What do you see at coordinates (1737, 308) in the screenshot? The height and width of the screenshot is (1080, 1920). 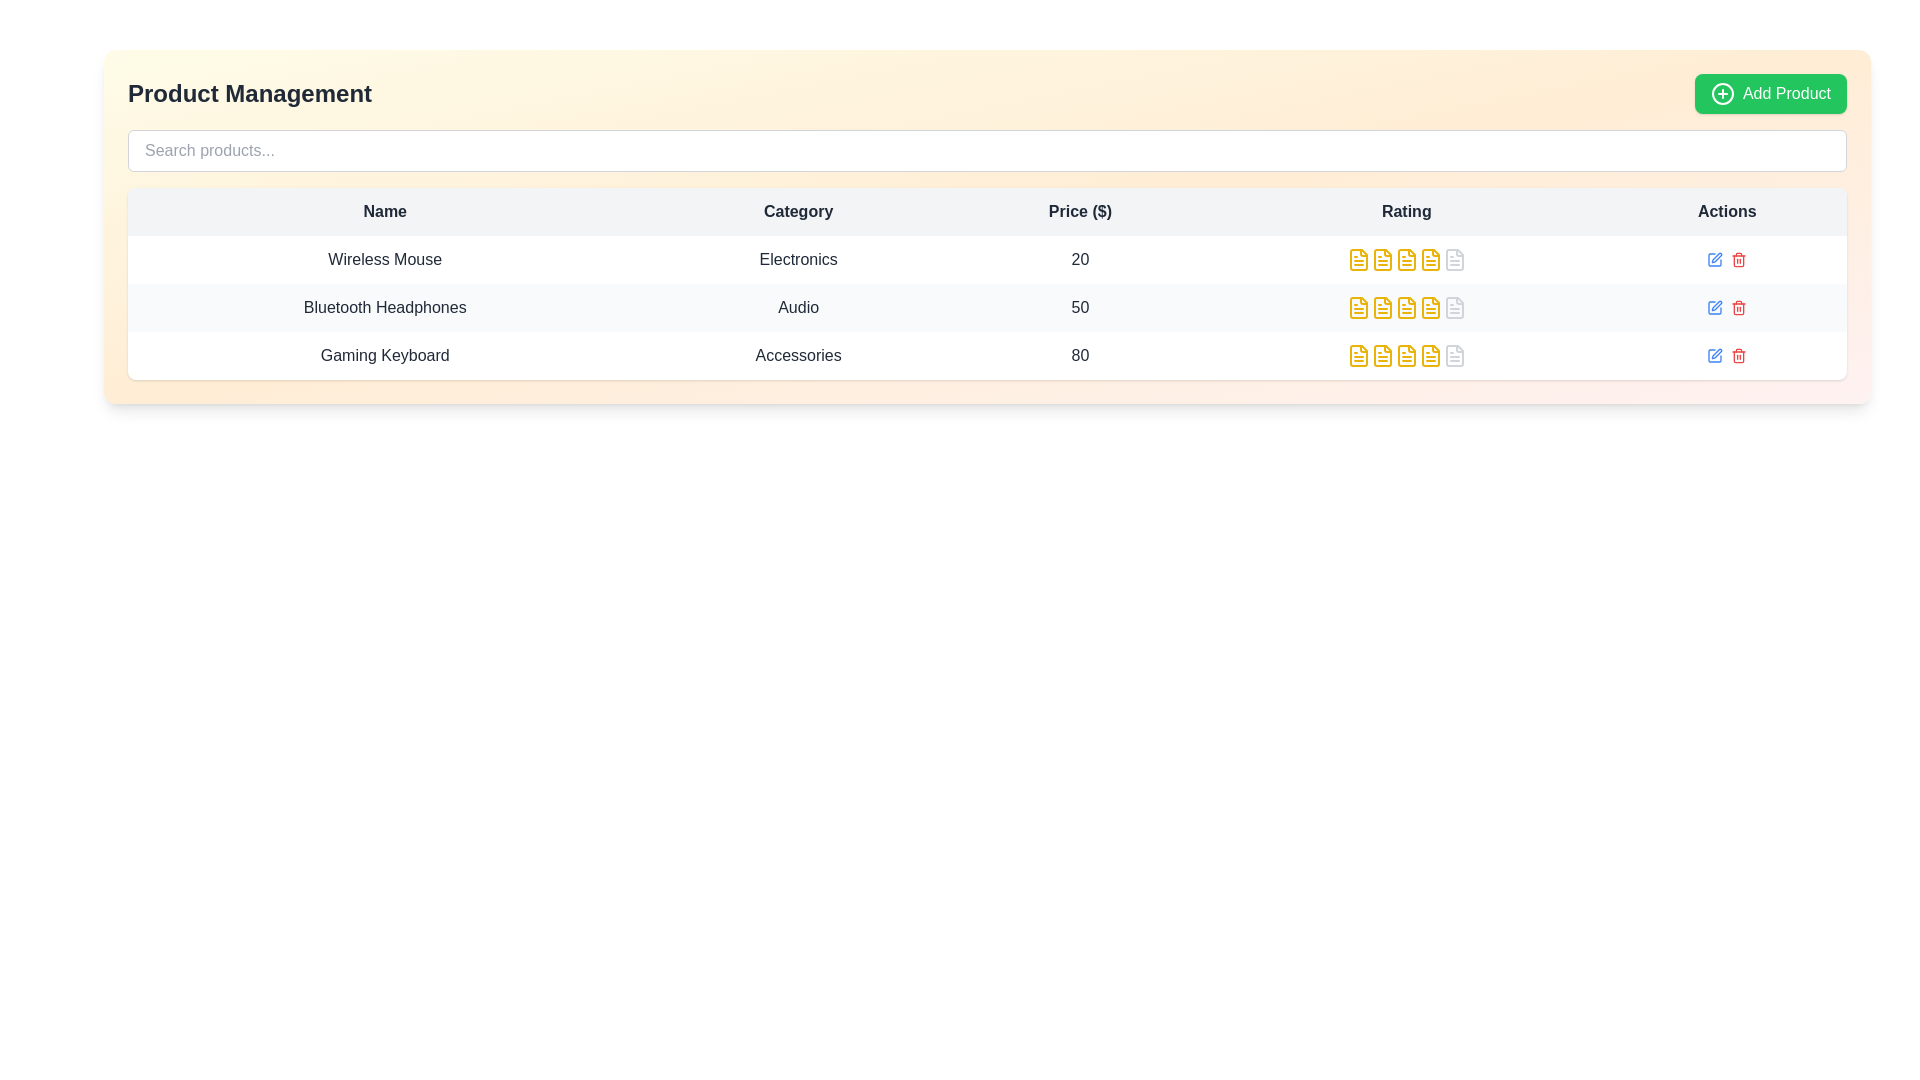 I see `the red trash bin icon button located in the 'Actions' column of the last row, positioned to the right of the blue edit icon` at bounding box center [1737, 308].